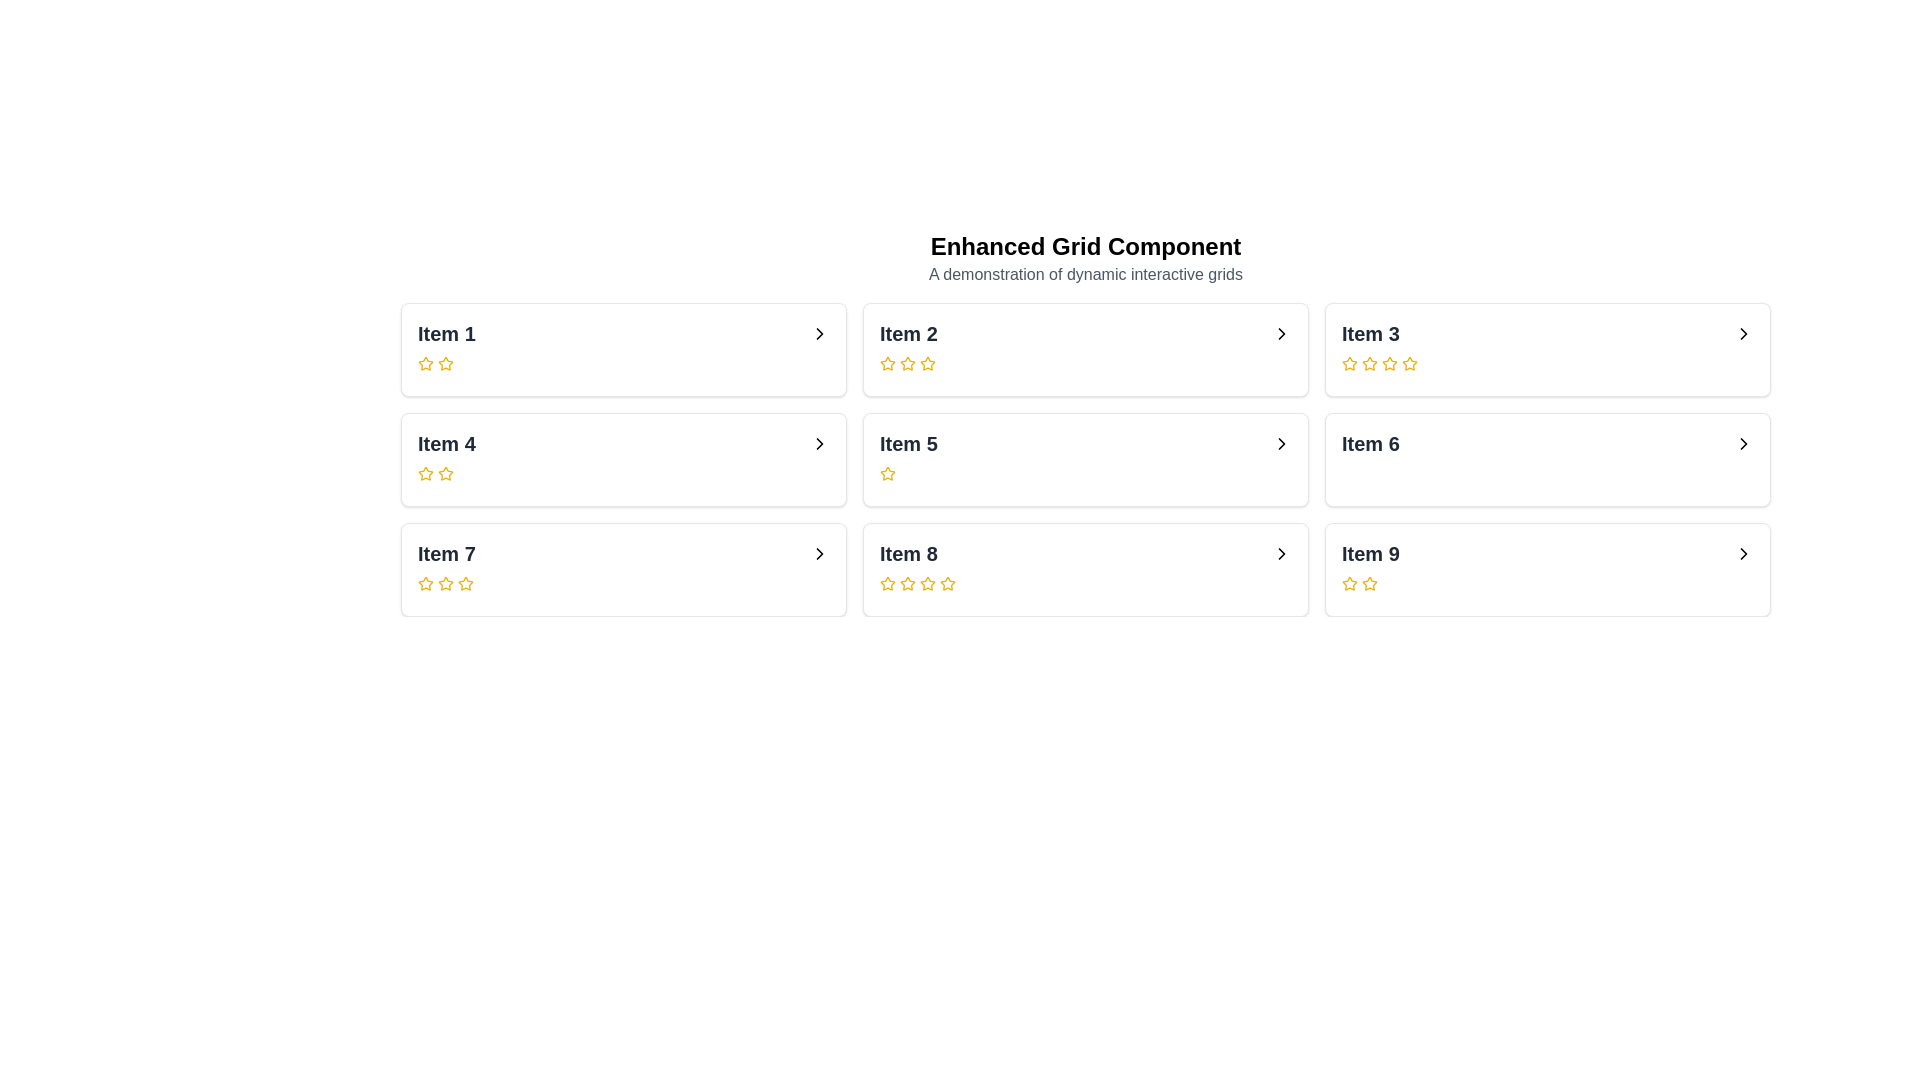  I want to click on the first star icon in the rating system for keyboard interaction, so click(425, 473).